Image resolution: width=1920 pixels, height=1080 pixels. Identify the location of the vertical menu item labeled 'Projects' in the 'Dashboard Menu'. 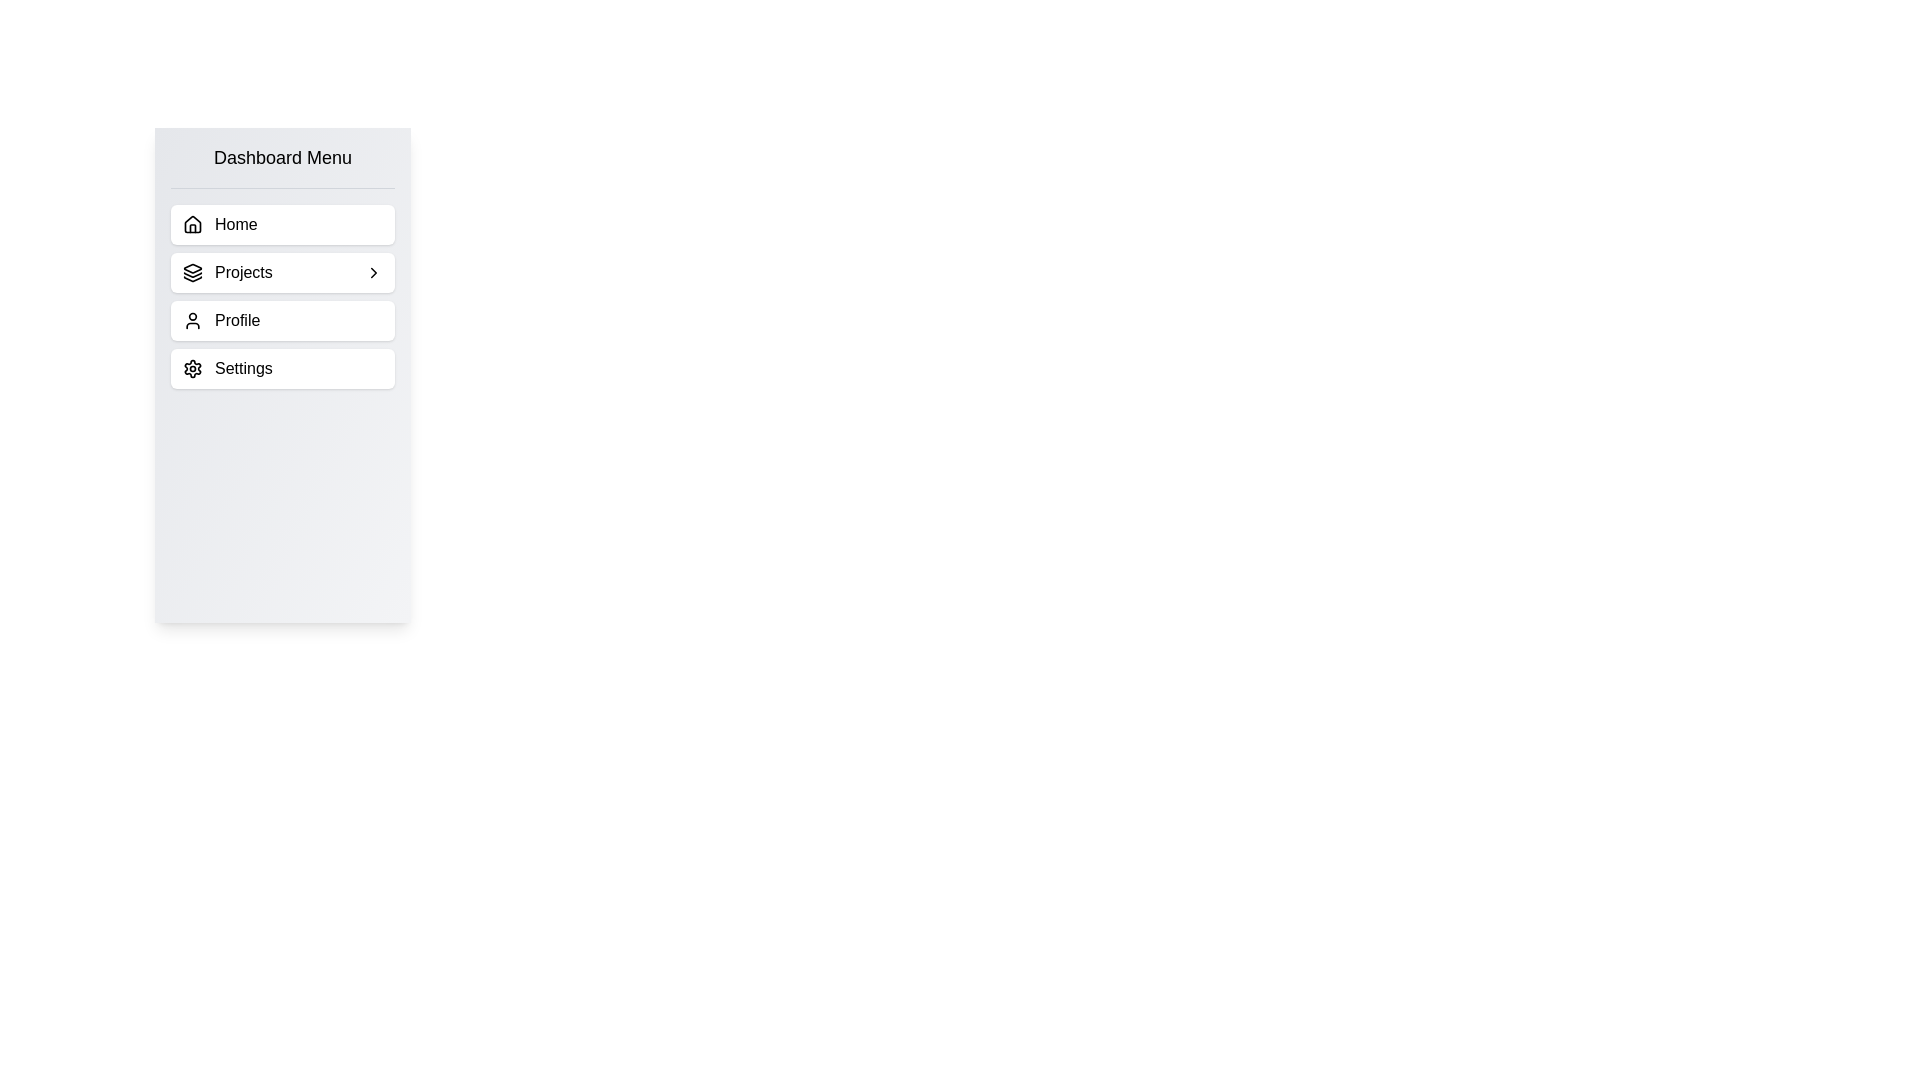
(282, 297).